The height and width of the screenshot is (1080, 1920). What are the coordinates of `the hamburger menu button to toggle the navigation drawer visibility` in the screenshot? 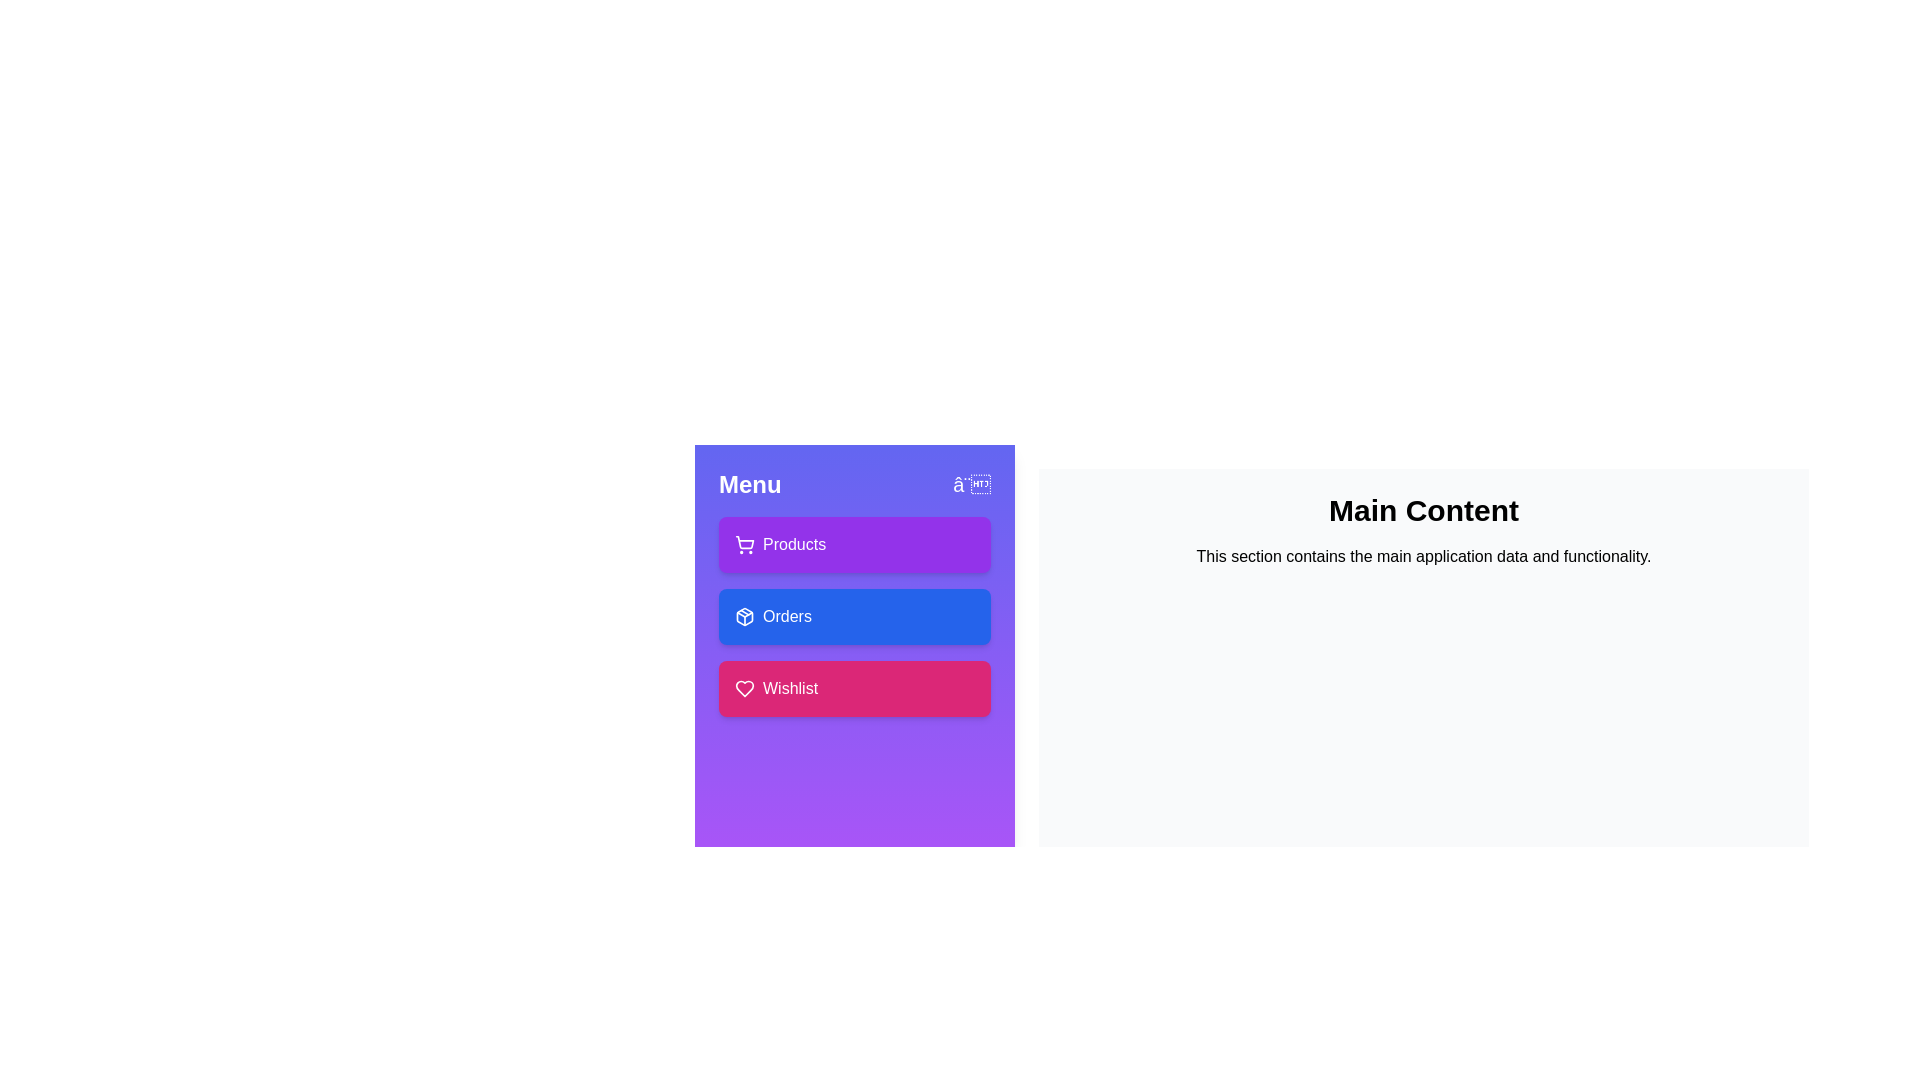 It's located at (971, 485).